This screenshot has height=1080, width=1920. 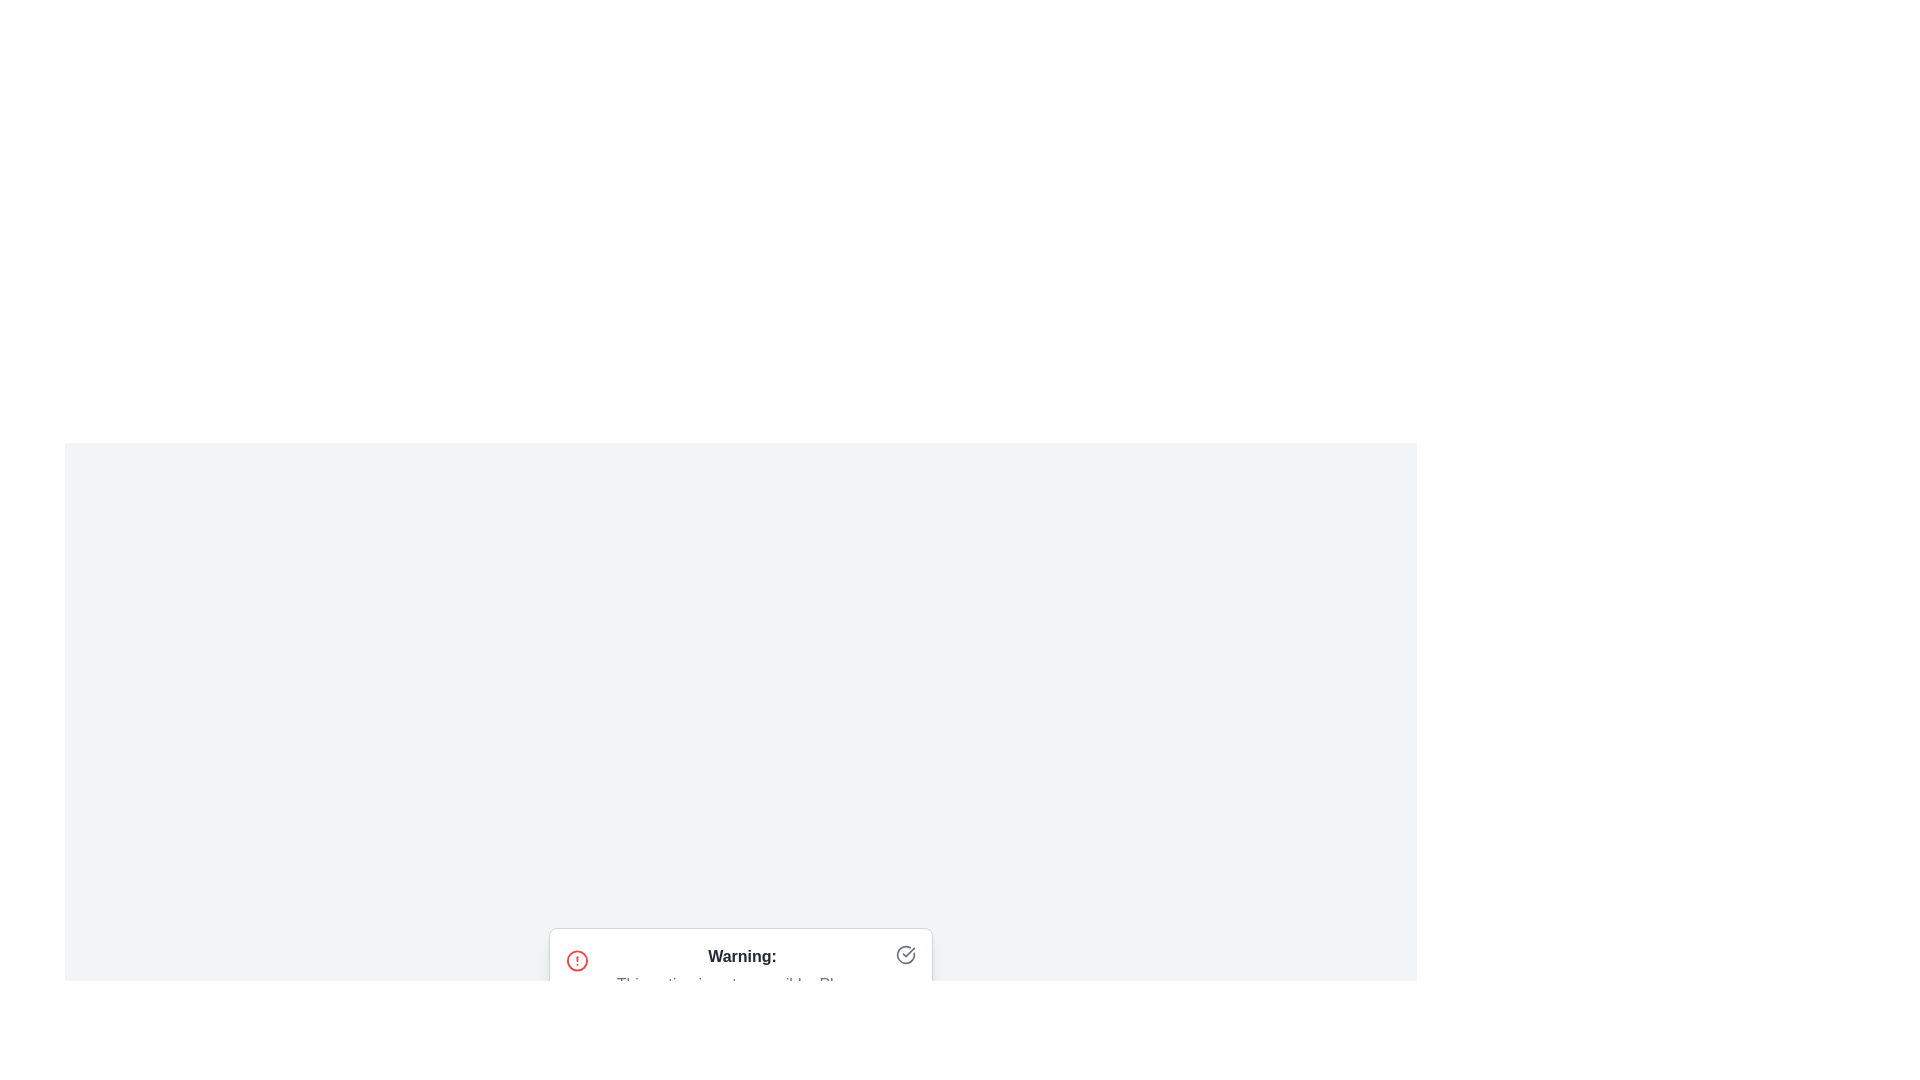 I want to click on the Icon button in the top-right corner of the warning modal, so click(x=905, y=954).